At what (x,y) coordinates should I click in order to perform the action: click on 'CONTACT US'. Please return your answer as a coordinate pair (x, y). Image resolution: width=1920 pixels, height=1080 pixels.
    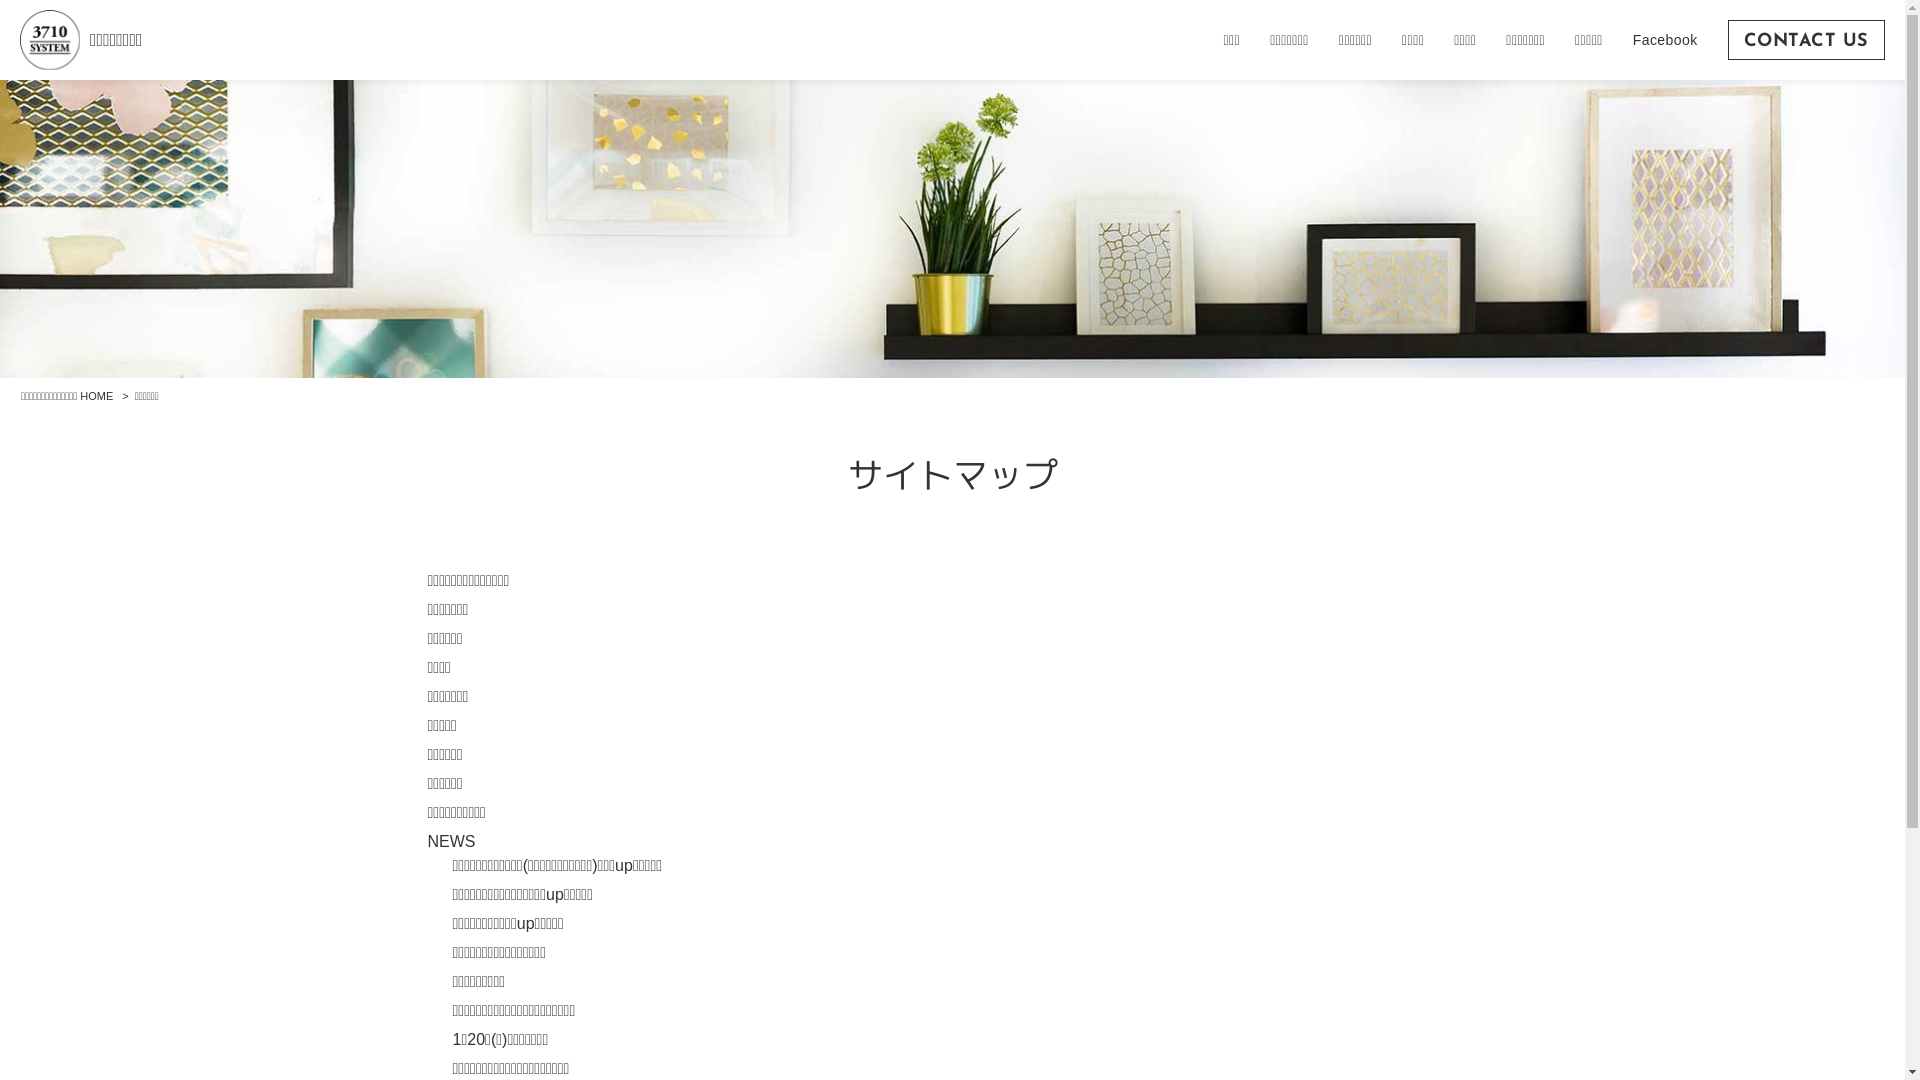
    Looking at the image, I should click on (1806, 39).